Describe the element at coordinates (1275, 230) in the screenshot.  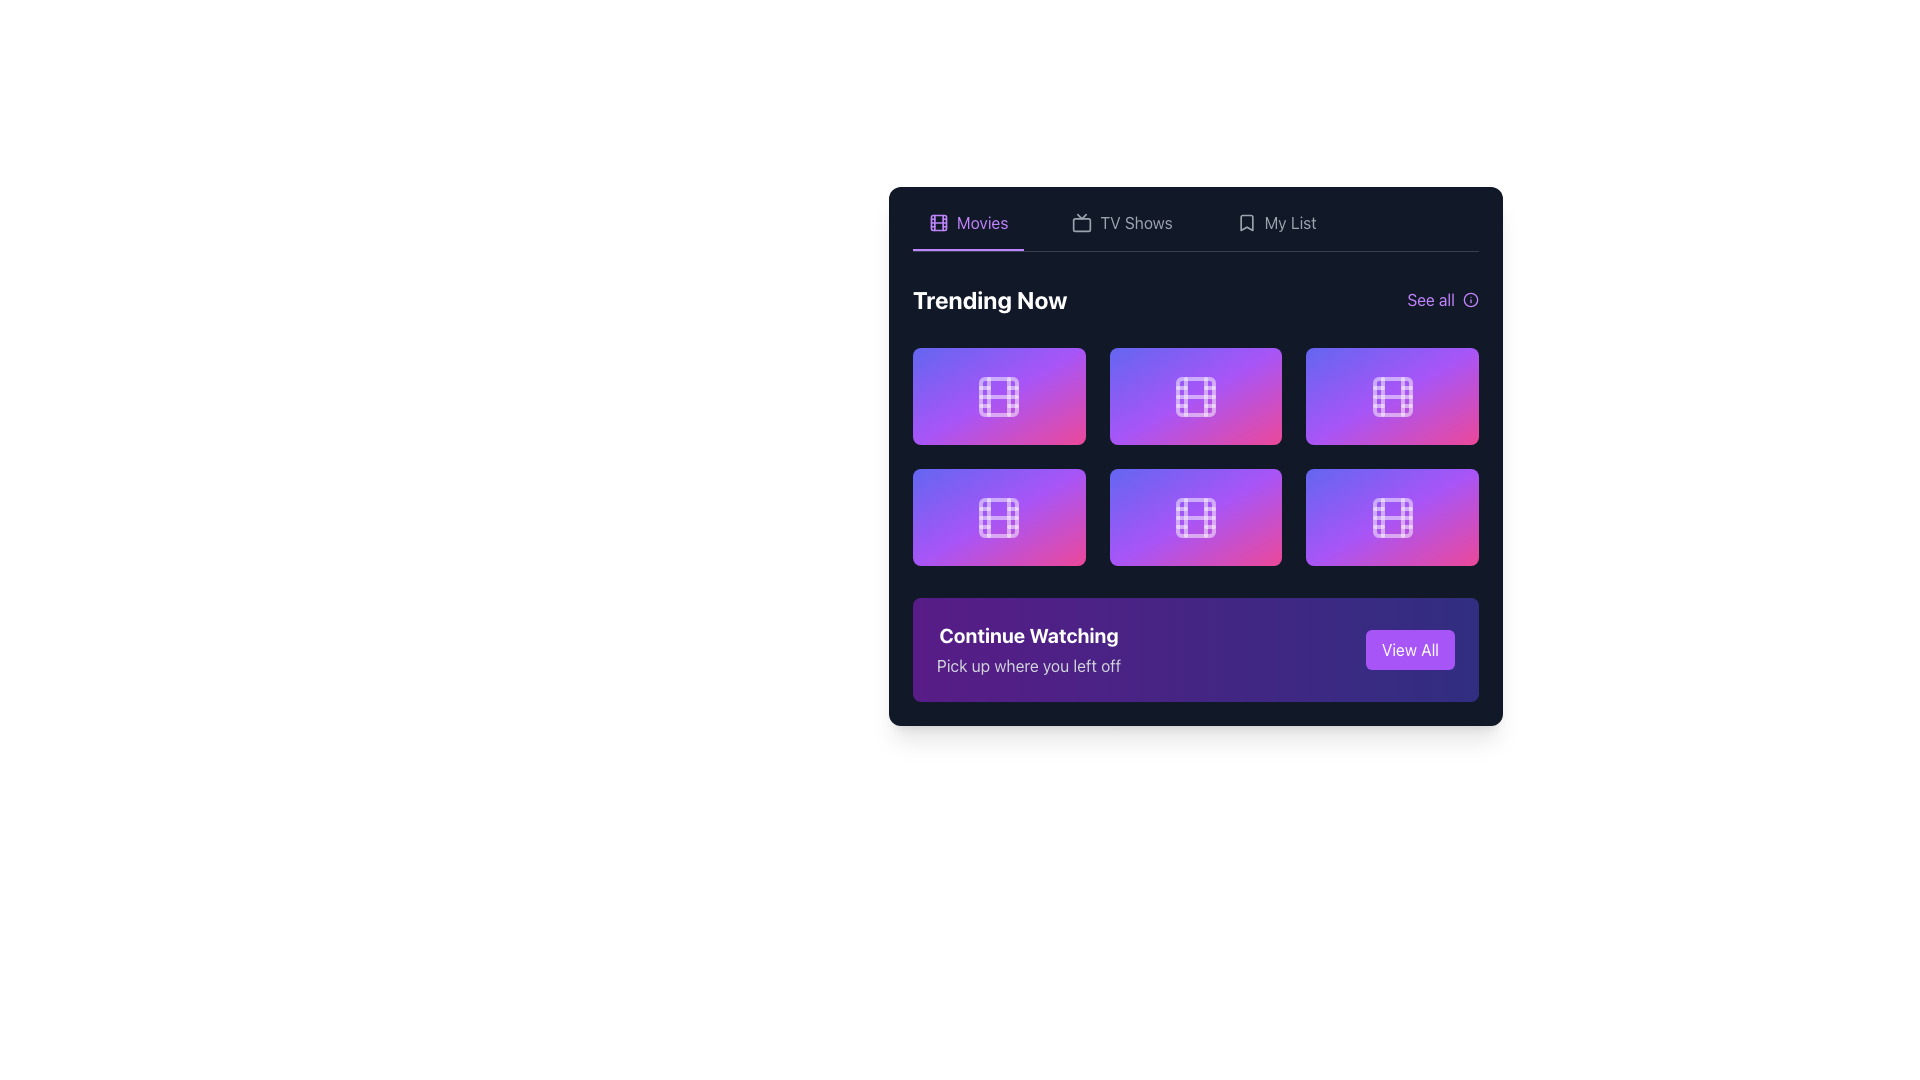
I see `the 'My List' button, which features a bookmark icon and stylized text, to trigger the color change effect` at that location.